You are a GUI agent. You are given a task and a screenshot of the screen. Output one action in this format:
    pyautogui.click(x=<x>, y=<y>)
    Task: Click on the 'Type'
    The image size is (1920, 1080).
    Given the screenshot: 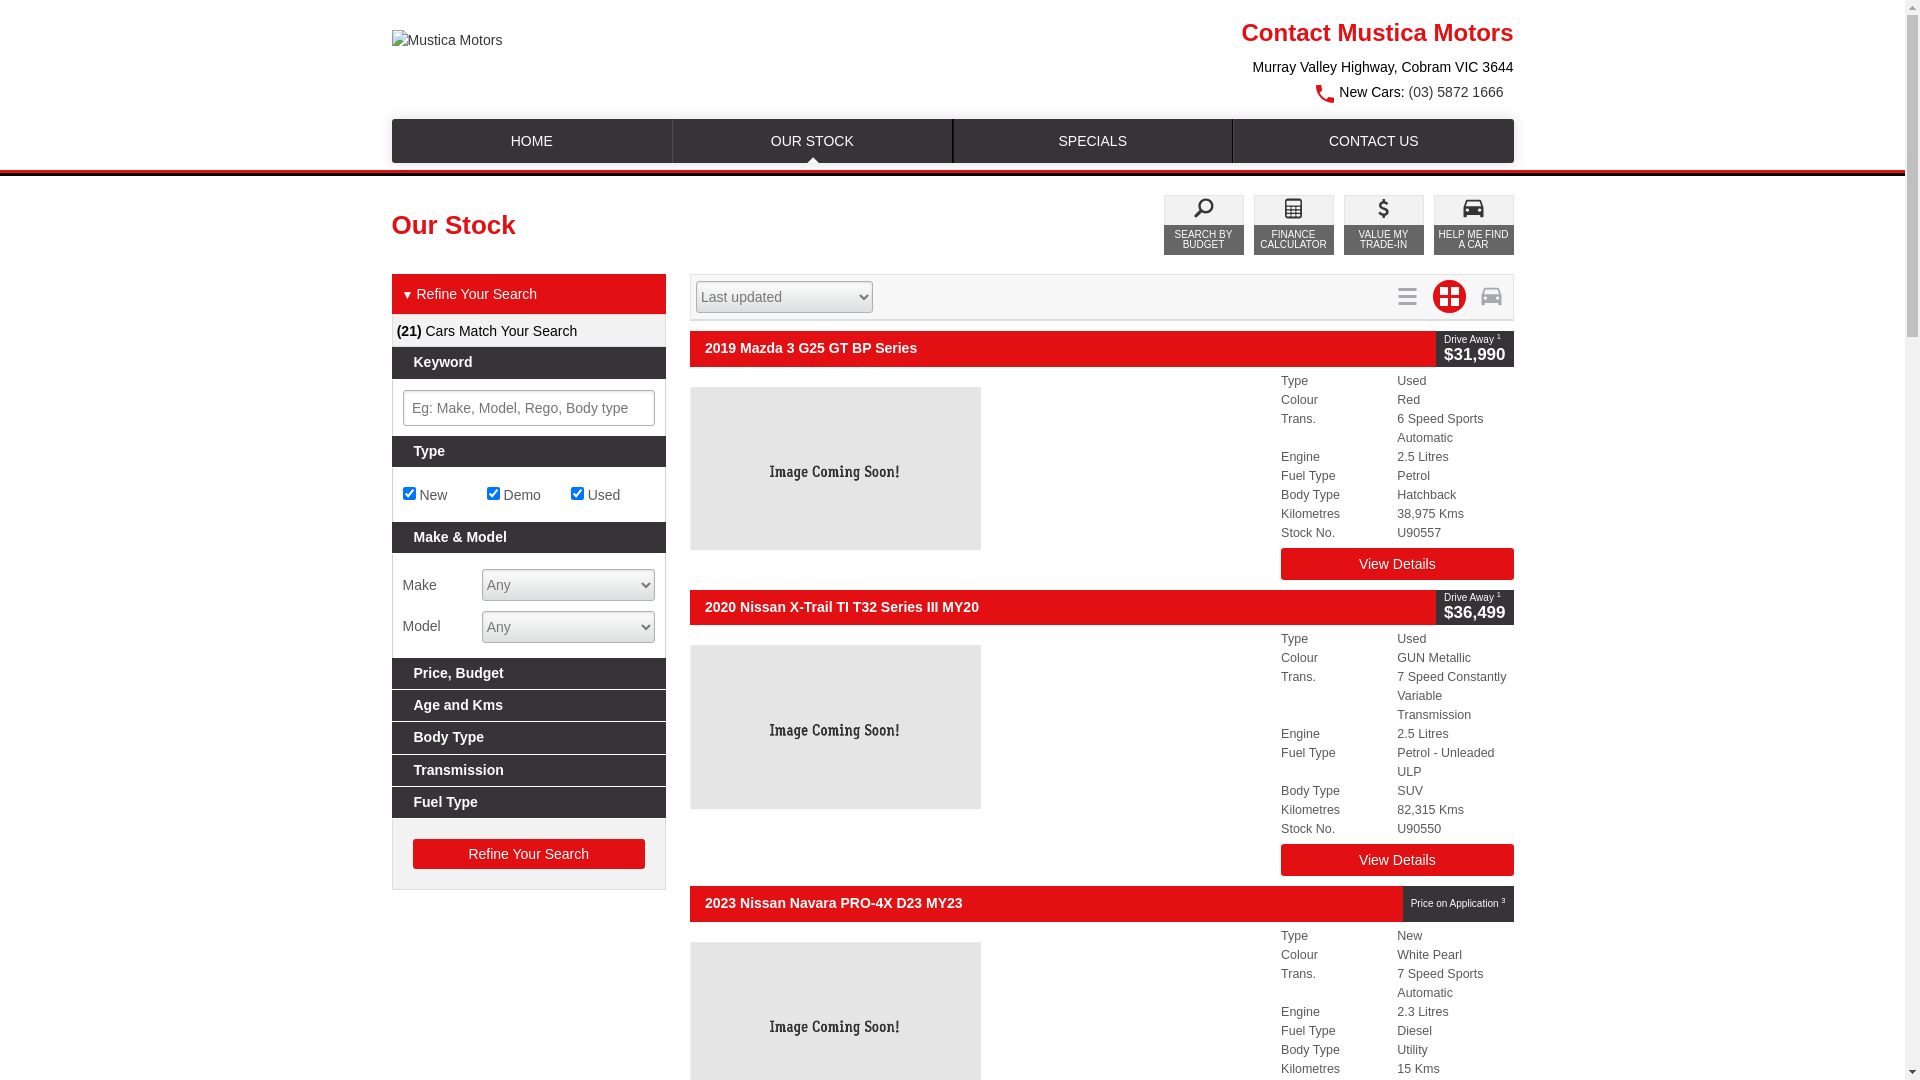 What is the action you would take?
    pyautogui.click(x=392, y=451)
    